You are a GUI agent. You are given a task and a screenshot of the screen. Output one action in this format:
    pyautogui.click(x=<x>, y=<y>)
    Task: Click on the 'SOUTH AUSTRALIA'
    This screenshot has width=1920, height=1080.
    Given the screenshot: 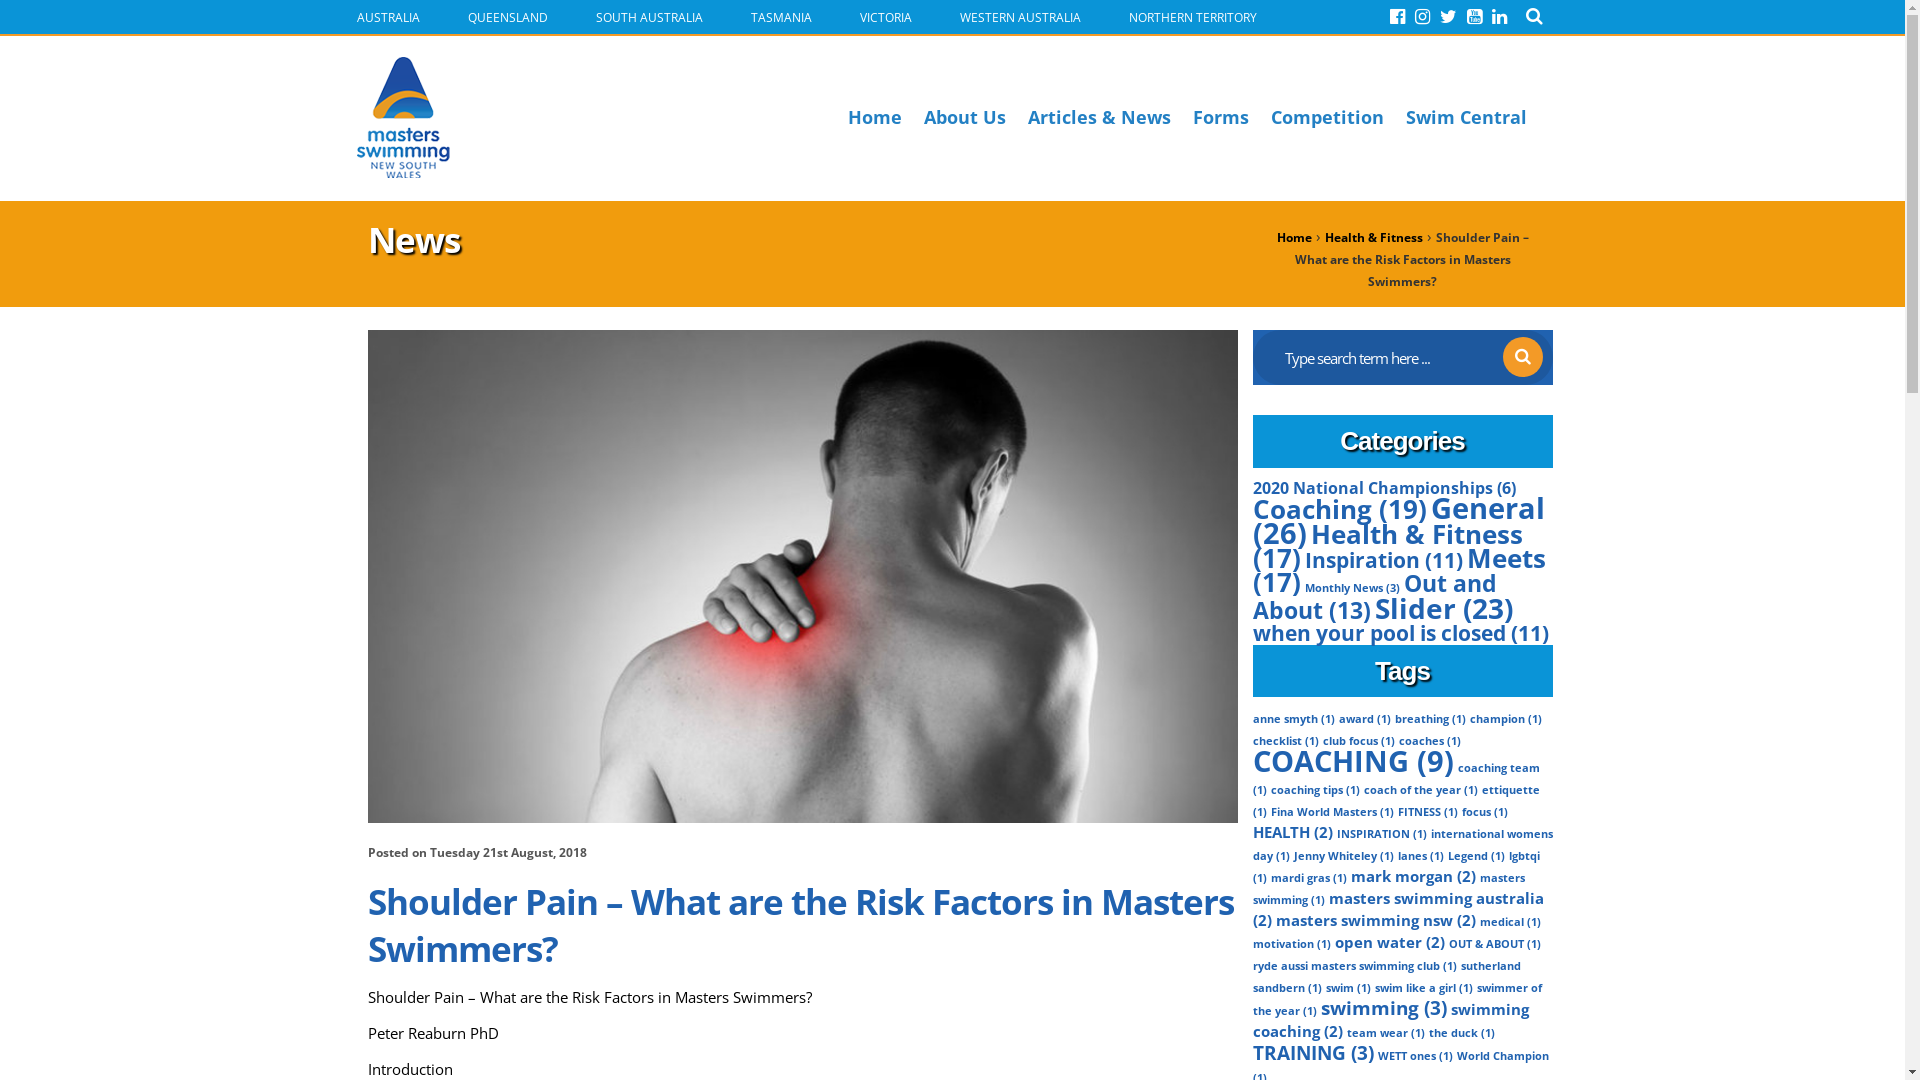 What is the action you would take?
    pyautogui.click(x=590, y=15)
    